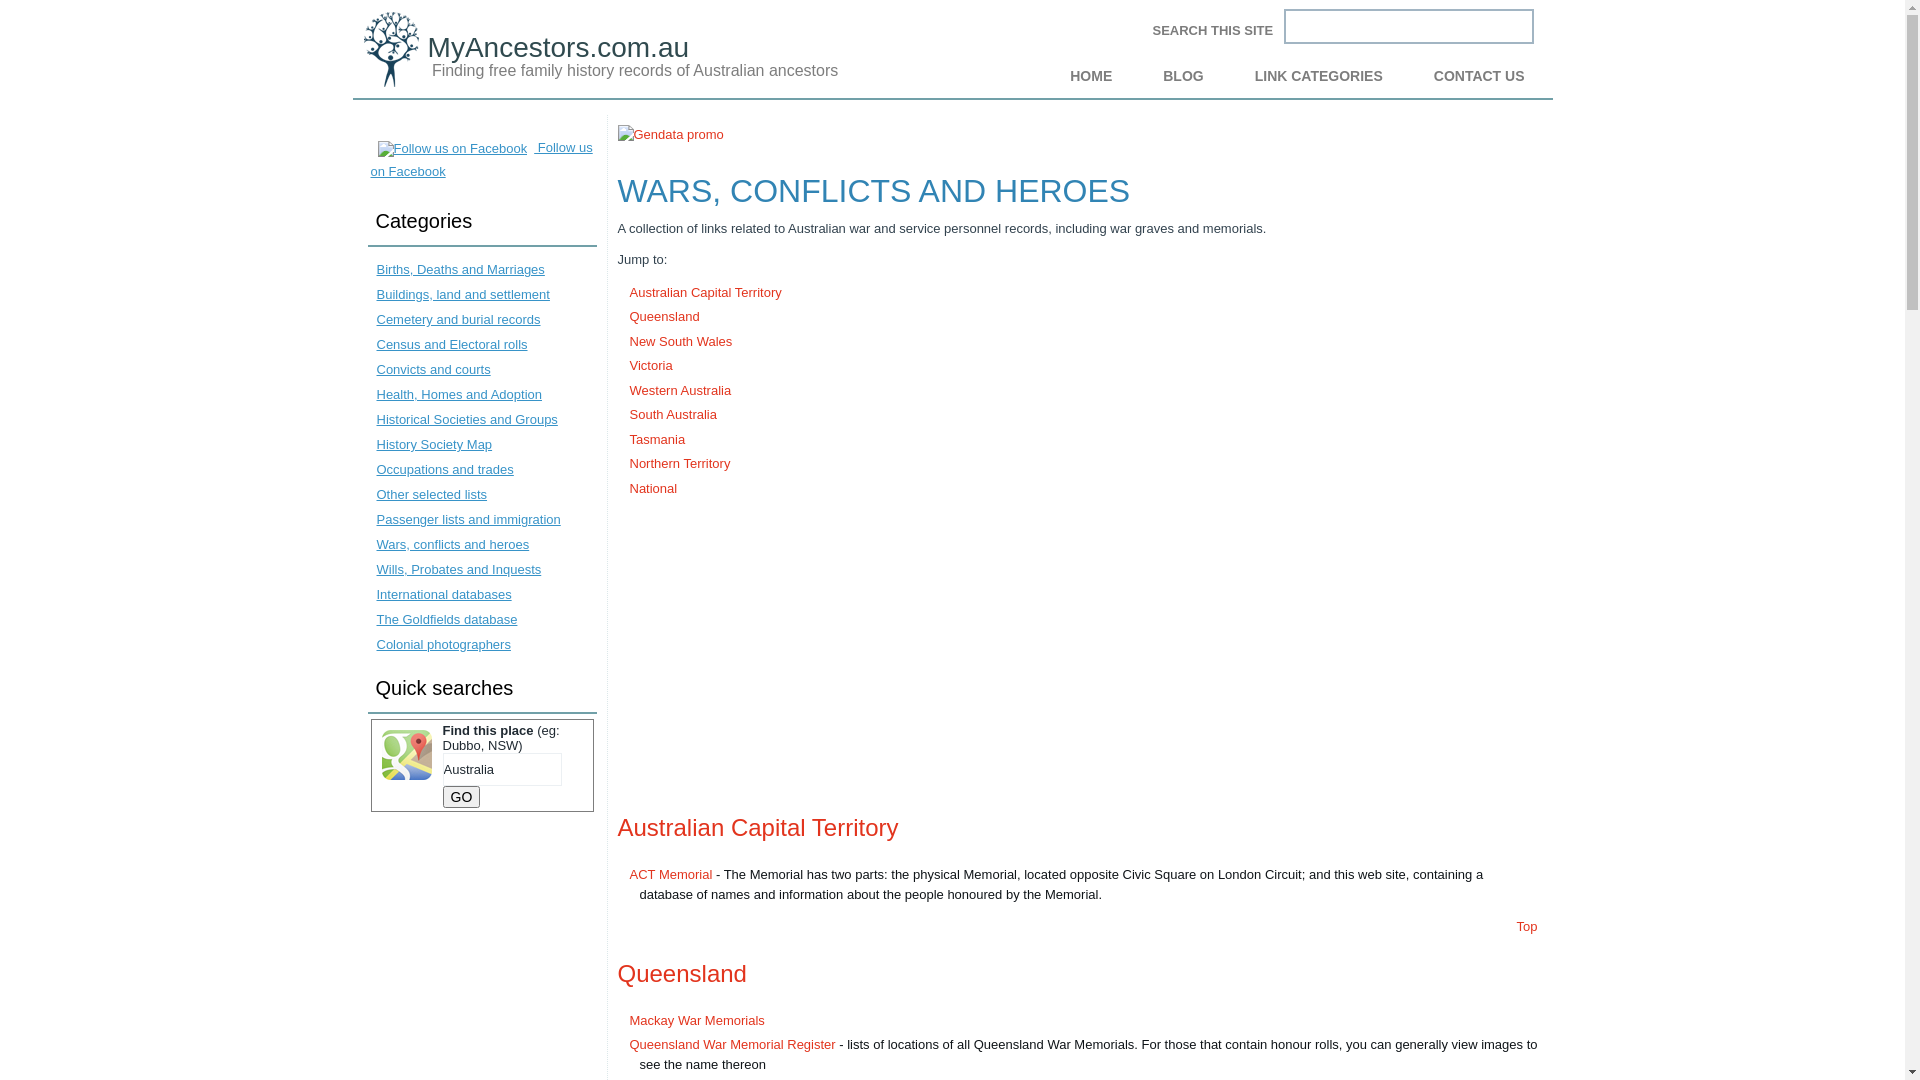  What do you see at coordinates (1319, 75) in the screenshot?
I see `'LINK CATEGORIES'` at bounding box center [1319, 75].